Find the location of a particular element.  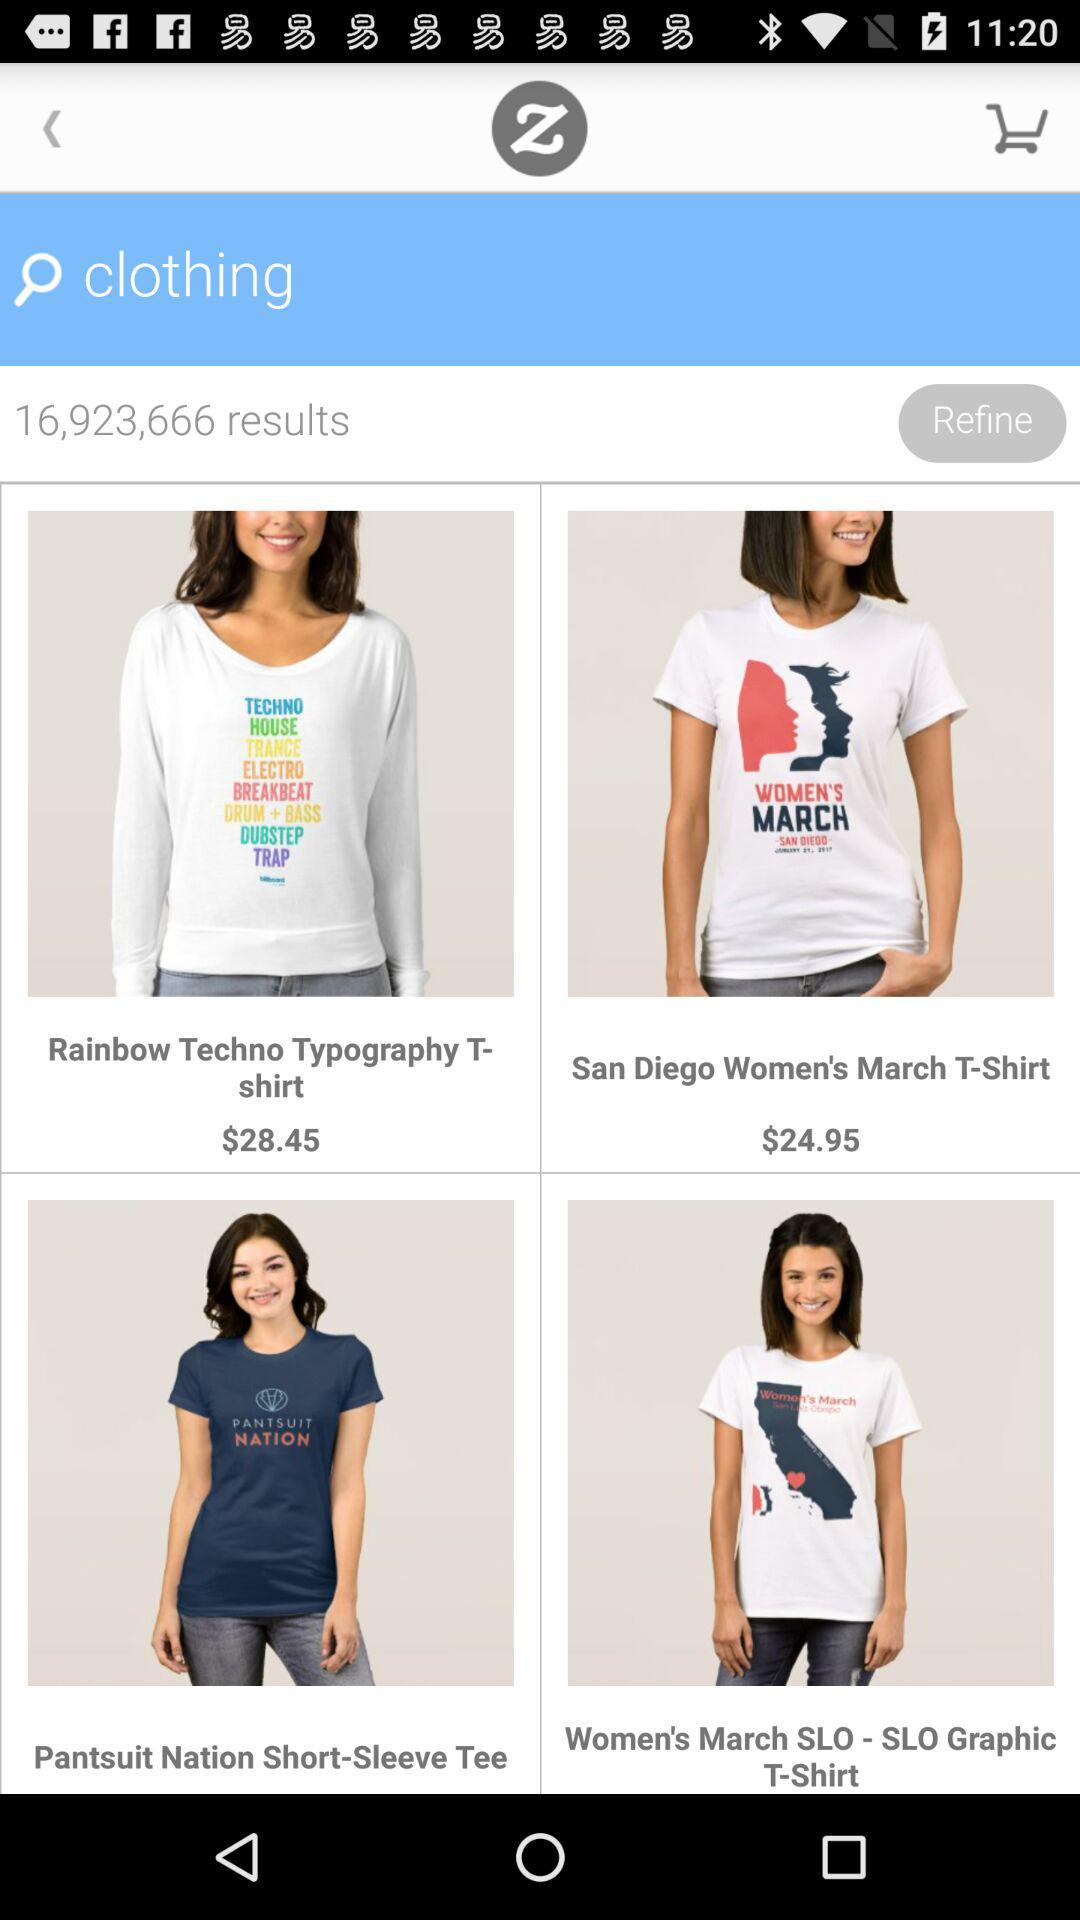

the cart icon is located at coordinates (1017, 136).